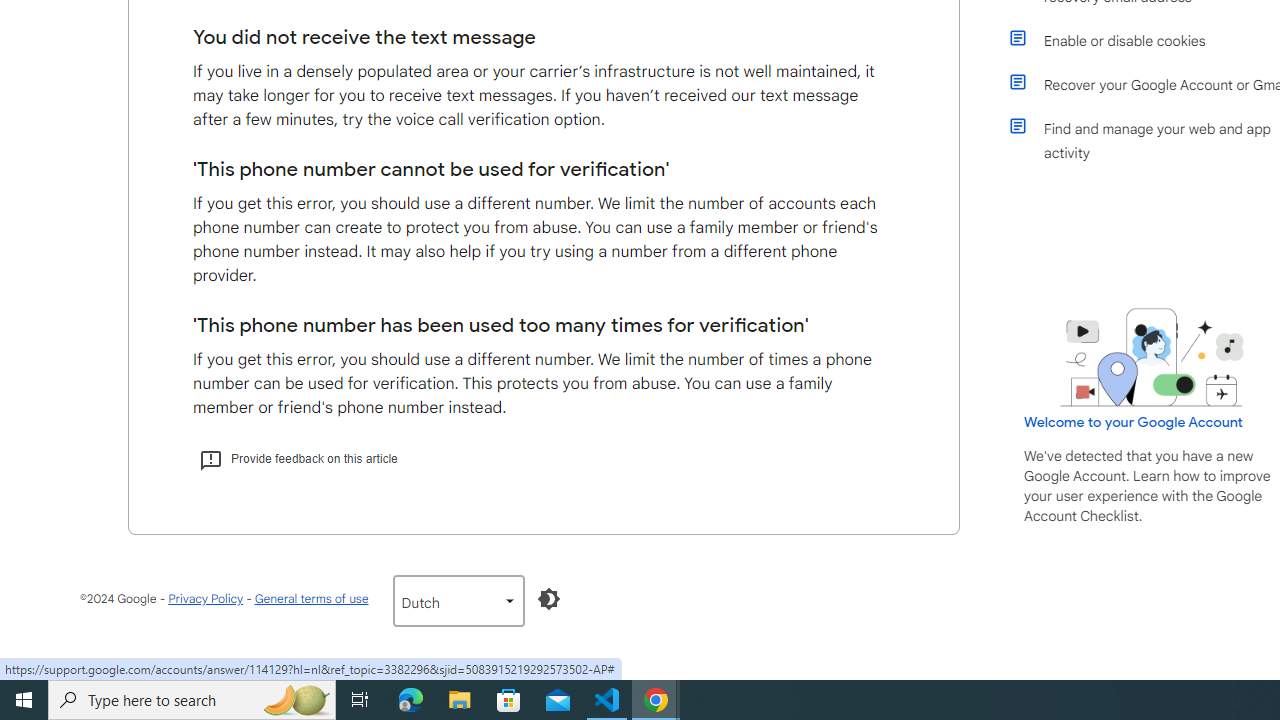  I want to click on 'General terms of use', so click(310, 597).